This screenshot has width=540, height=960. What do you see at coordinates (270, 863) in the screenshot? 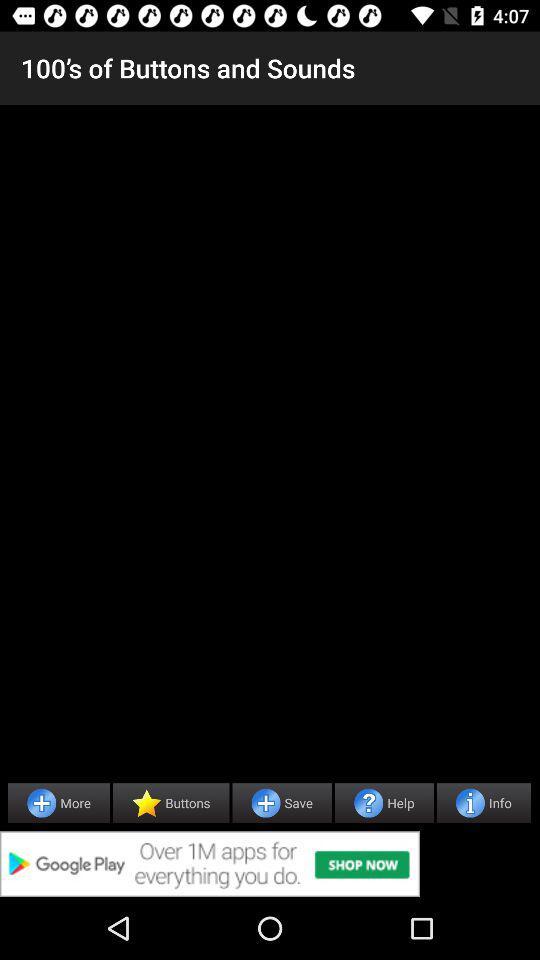
I see `advertisement page` at bounding box center [270, 863].